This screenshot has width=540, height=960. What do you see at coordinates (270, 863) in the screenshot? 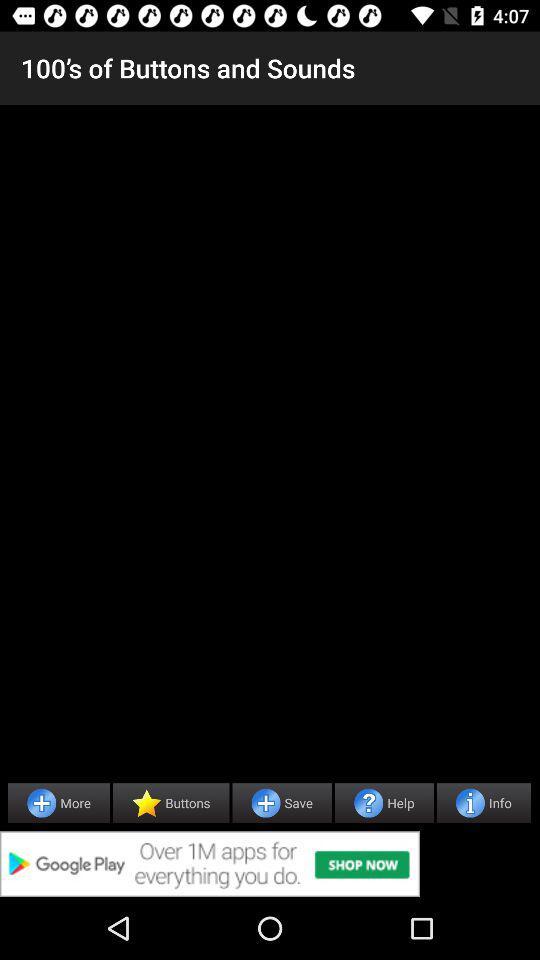
I see `advertisement page` at bounding box center [270, 863].